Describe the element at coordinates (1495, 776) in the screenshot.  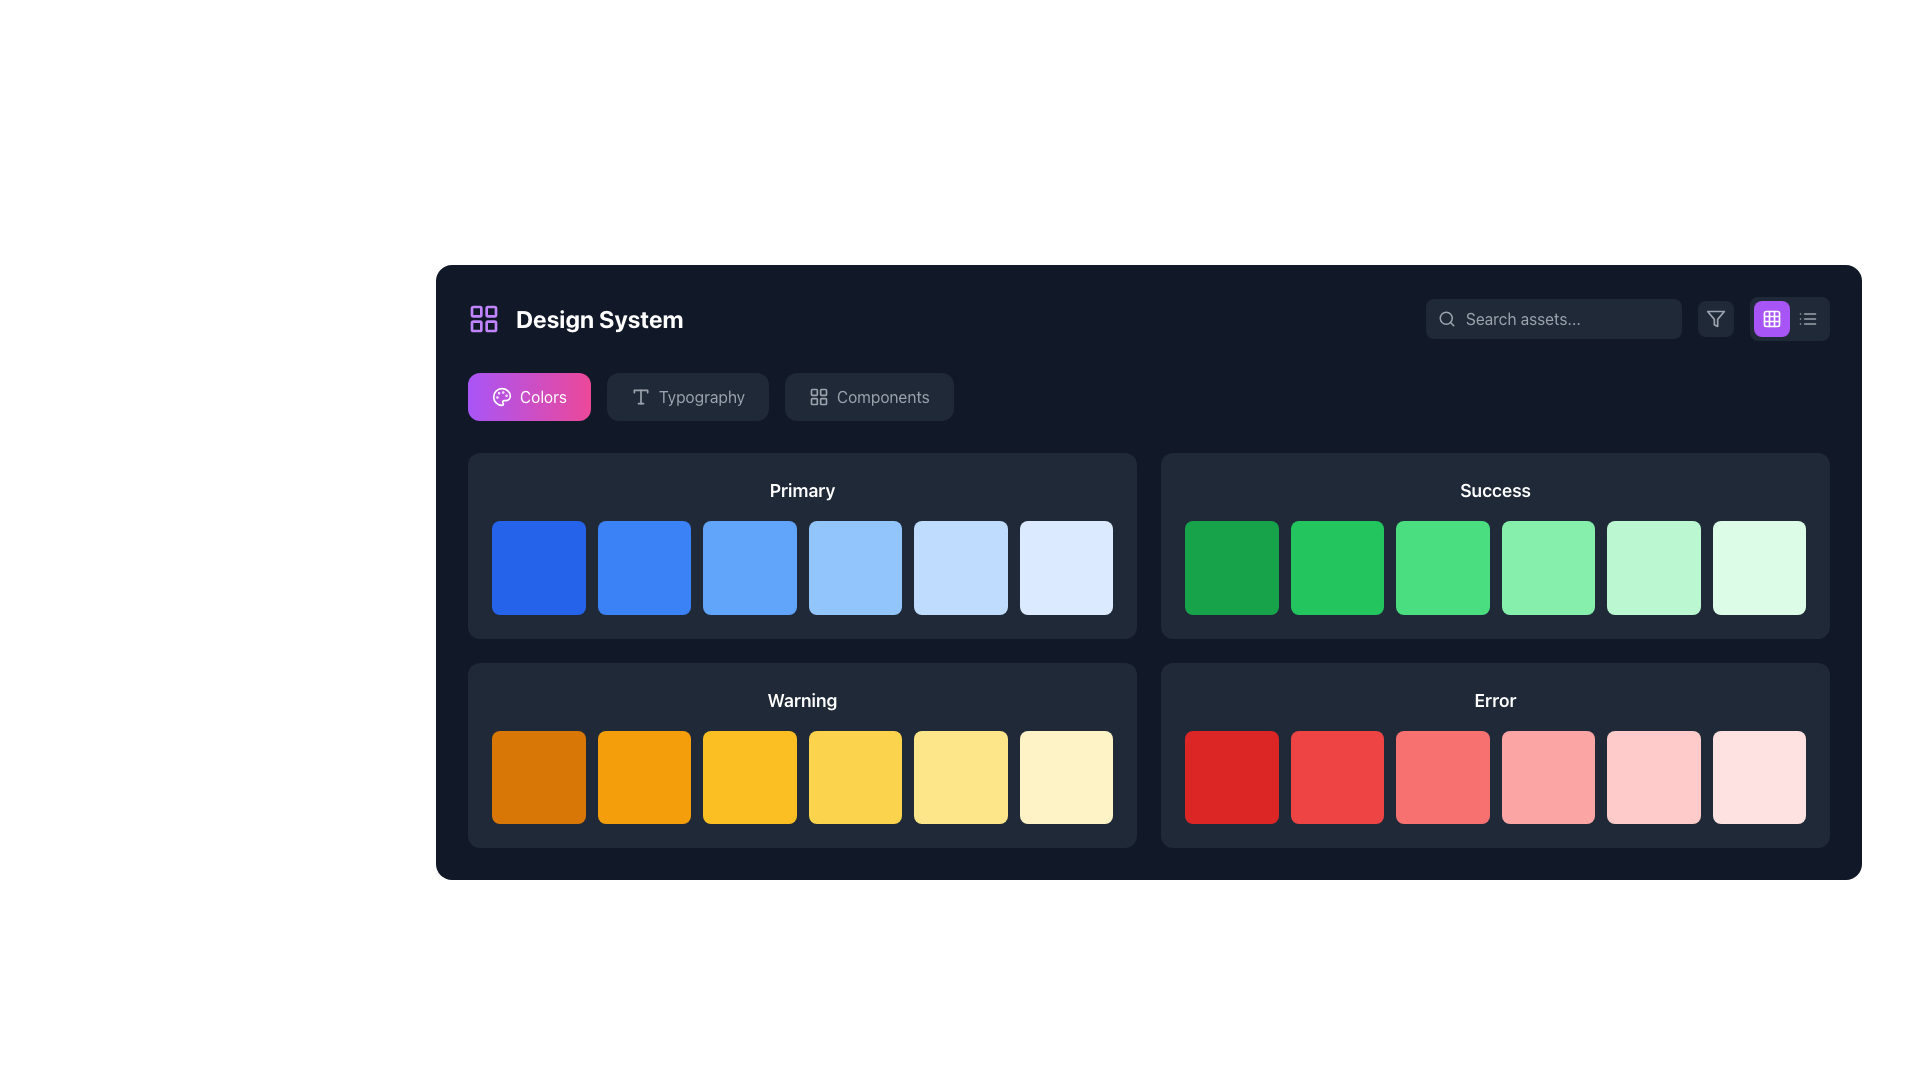
I see `the third square in the horizontal color swatch representing shades of red within the 'Error' section` at that location.